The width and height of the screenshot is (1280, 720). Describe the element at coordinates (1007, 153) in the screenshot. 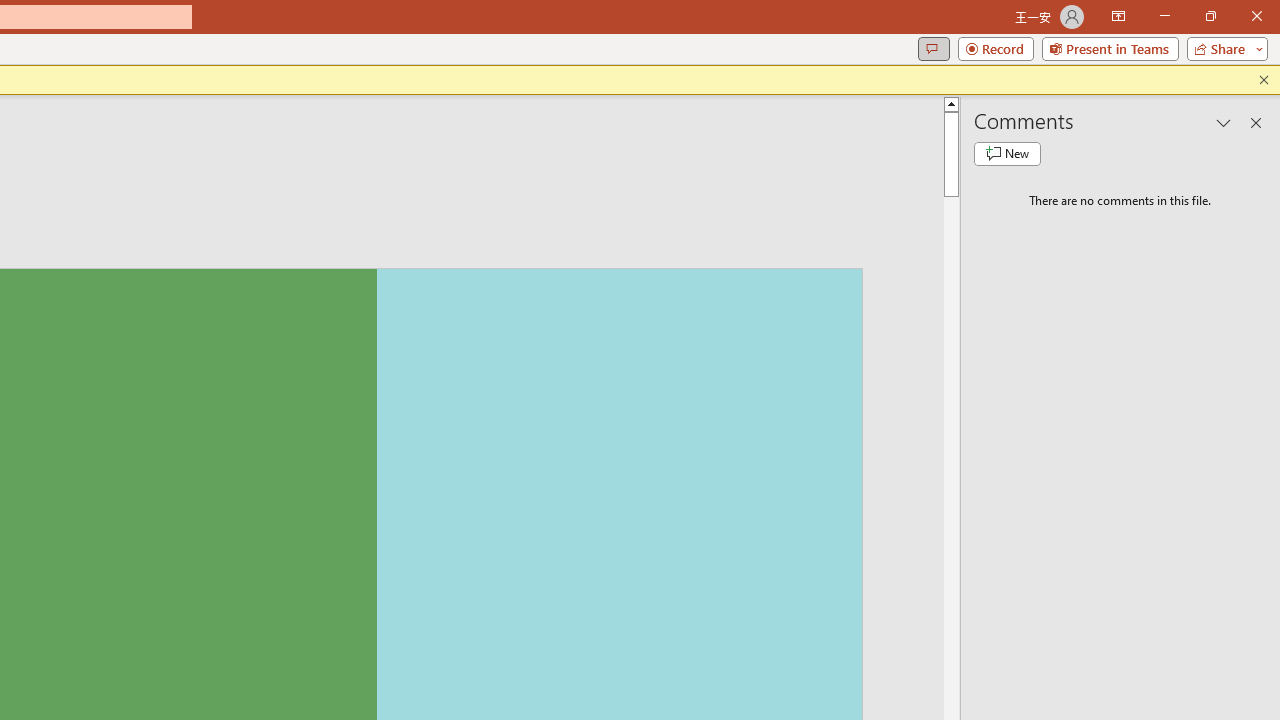

I see `'New comment'` at that location.